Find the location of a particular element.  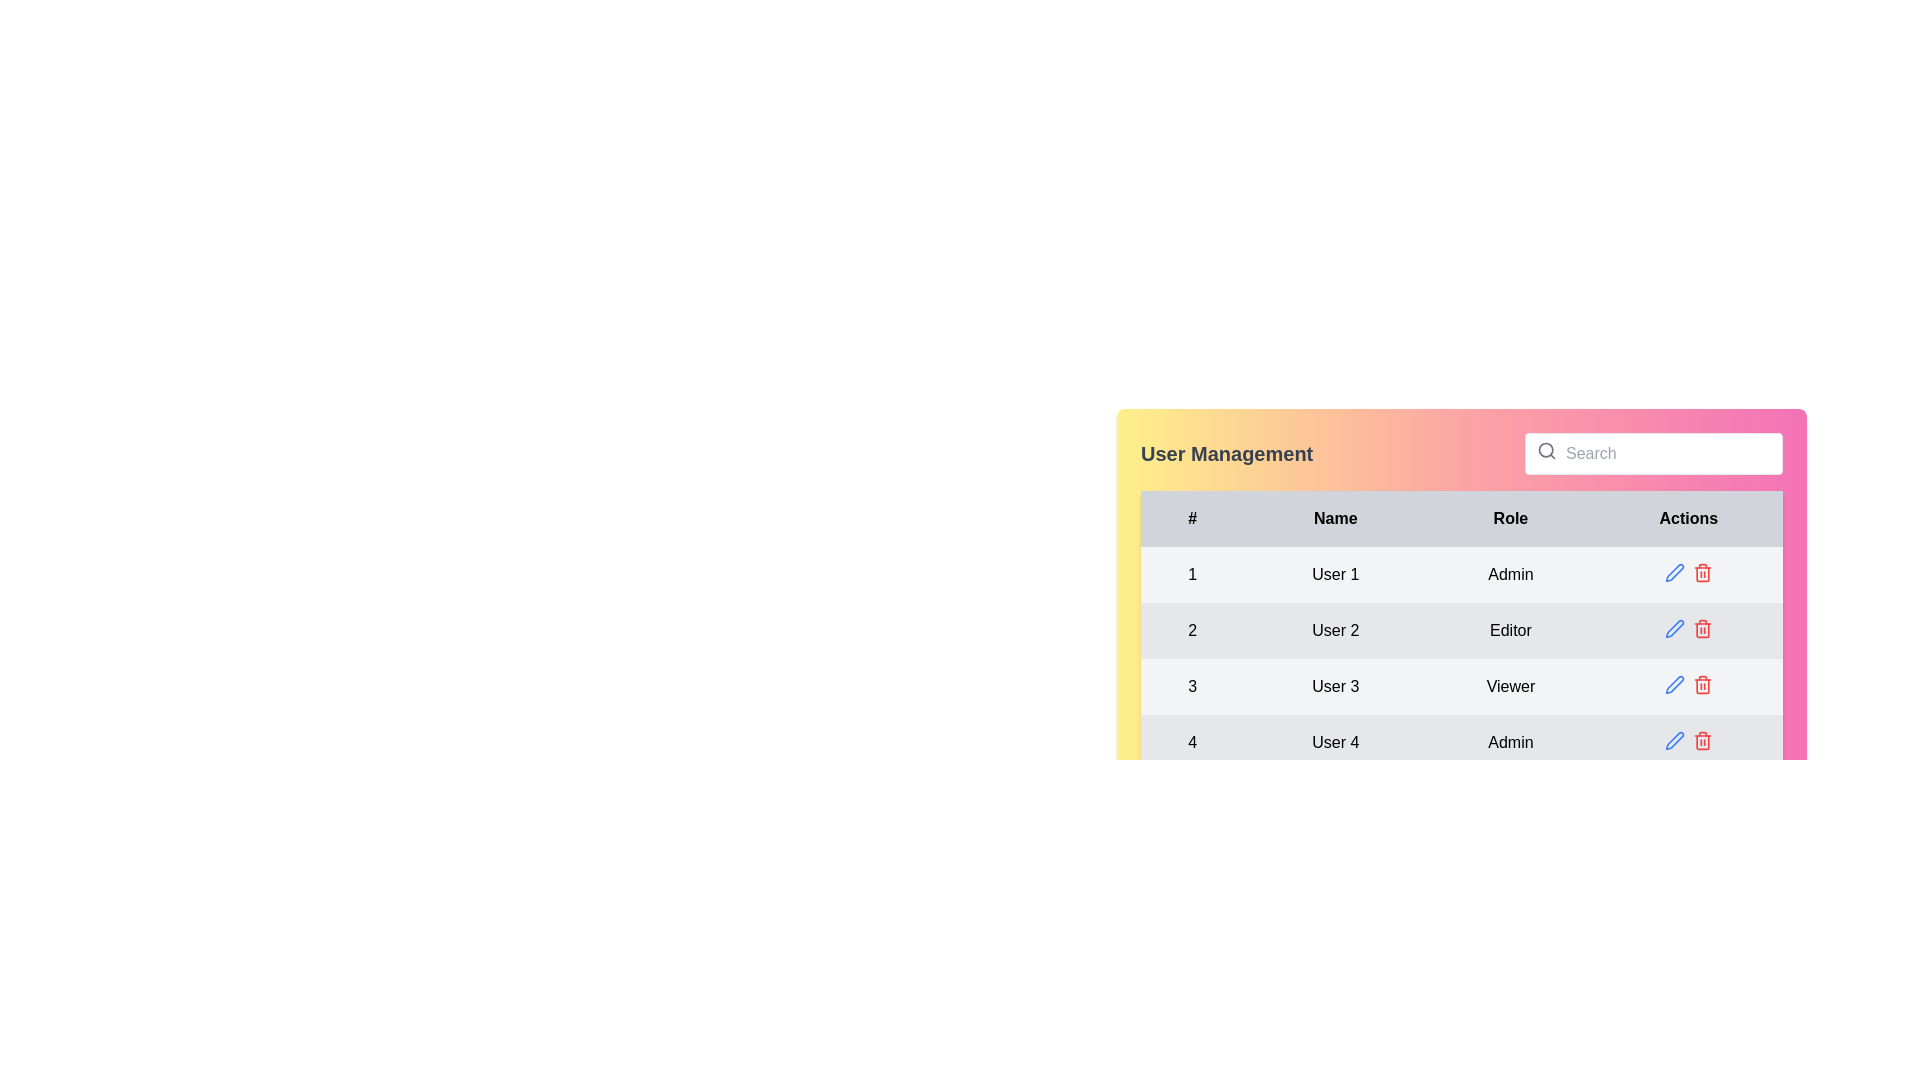

the red trash bin icon in the actions column of the table, located in the fourth row for 'User 4' is located at coordinates (1687, 740).